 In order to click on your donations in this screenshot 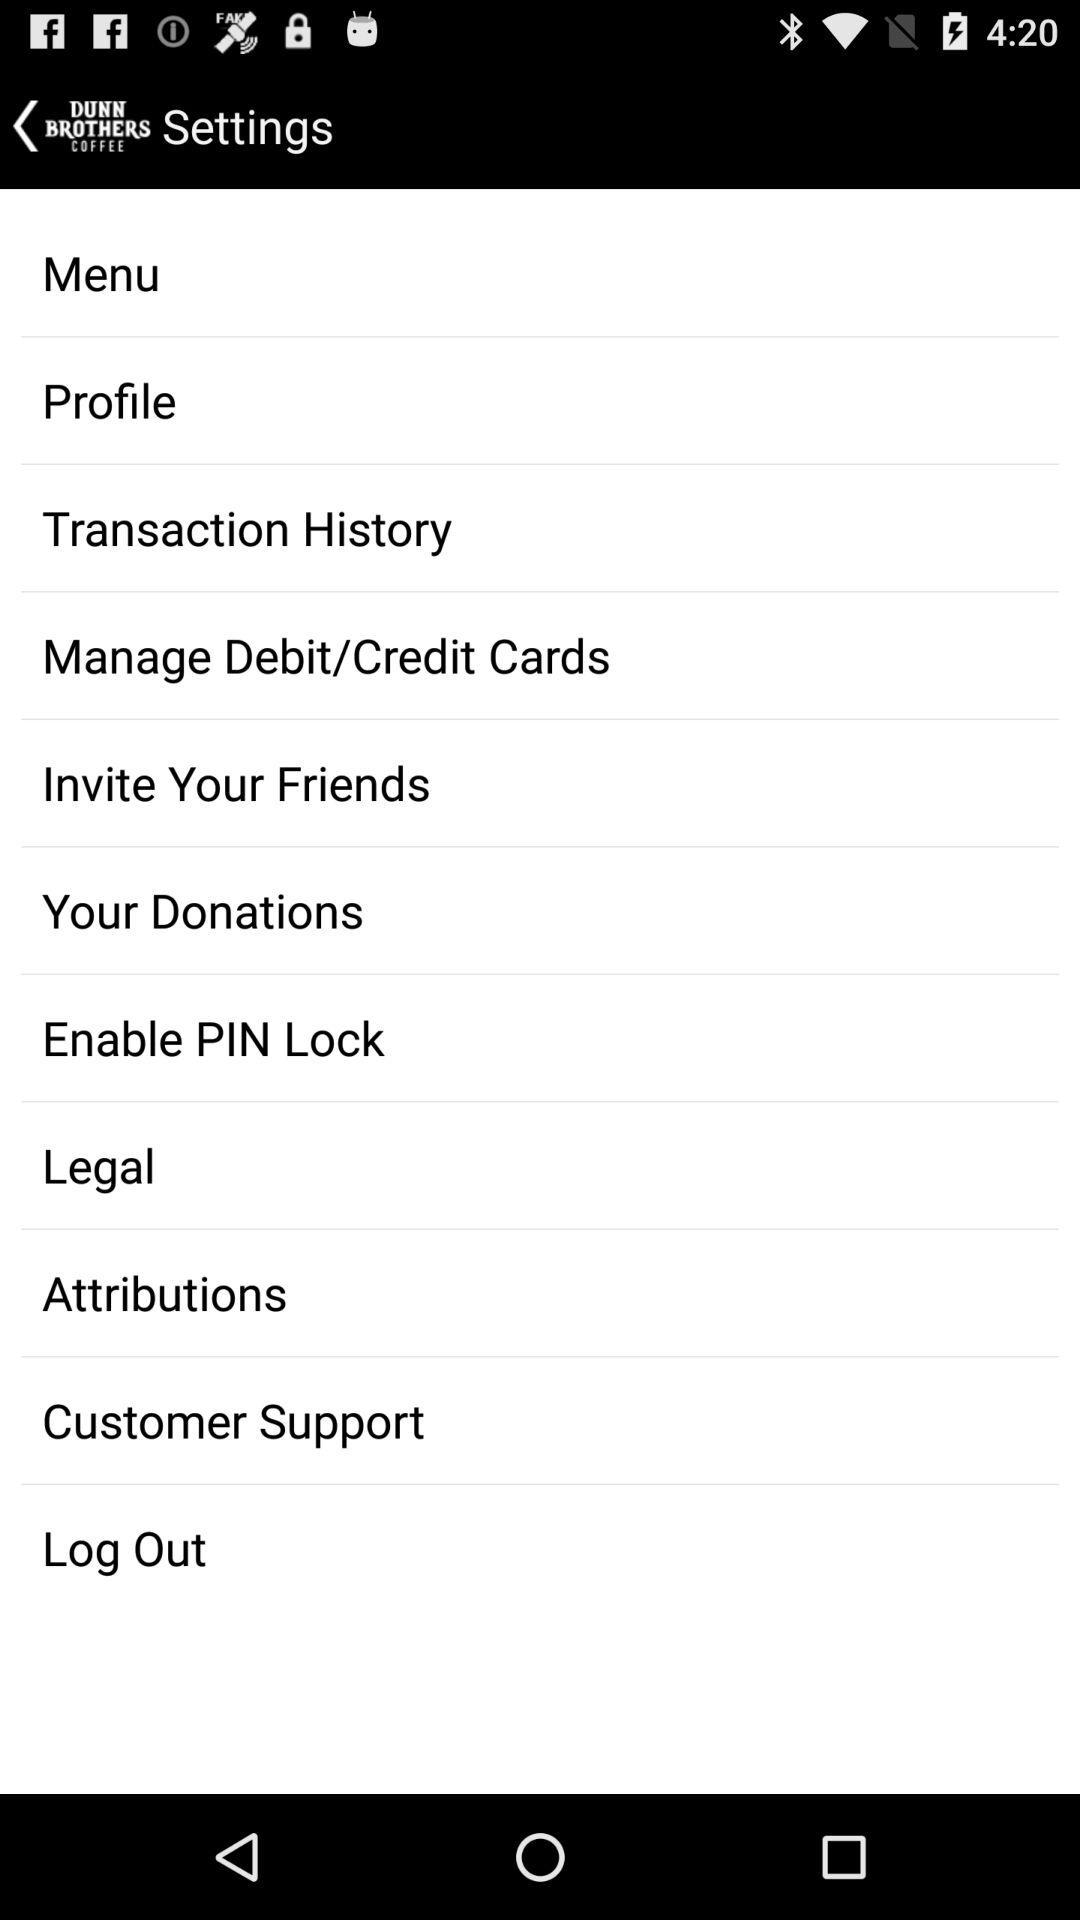, I will do `click(540, 910)`.